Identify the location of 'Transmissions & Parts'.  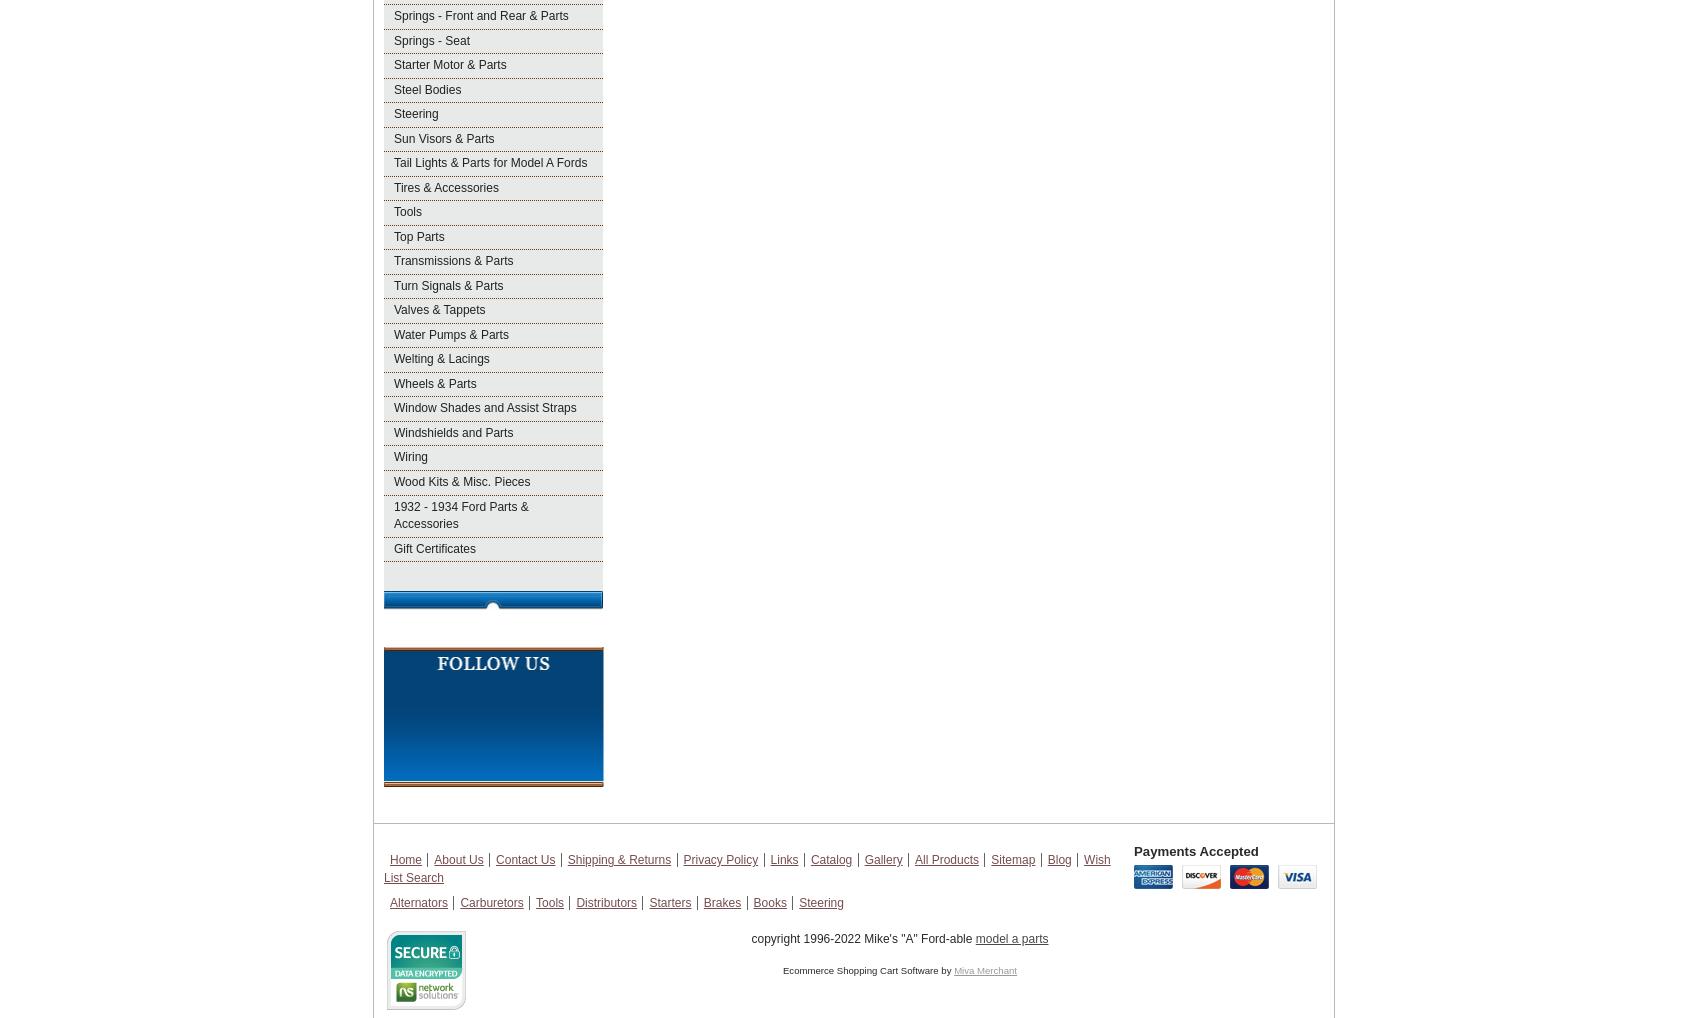
(453, 261).